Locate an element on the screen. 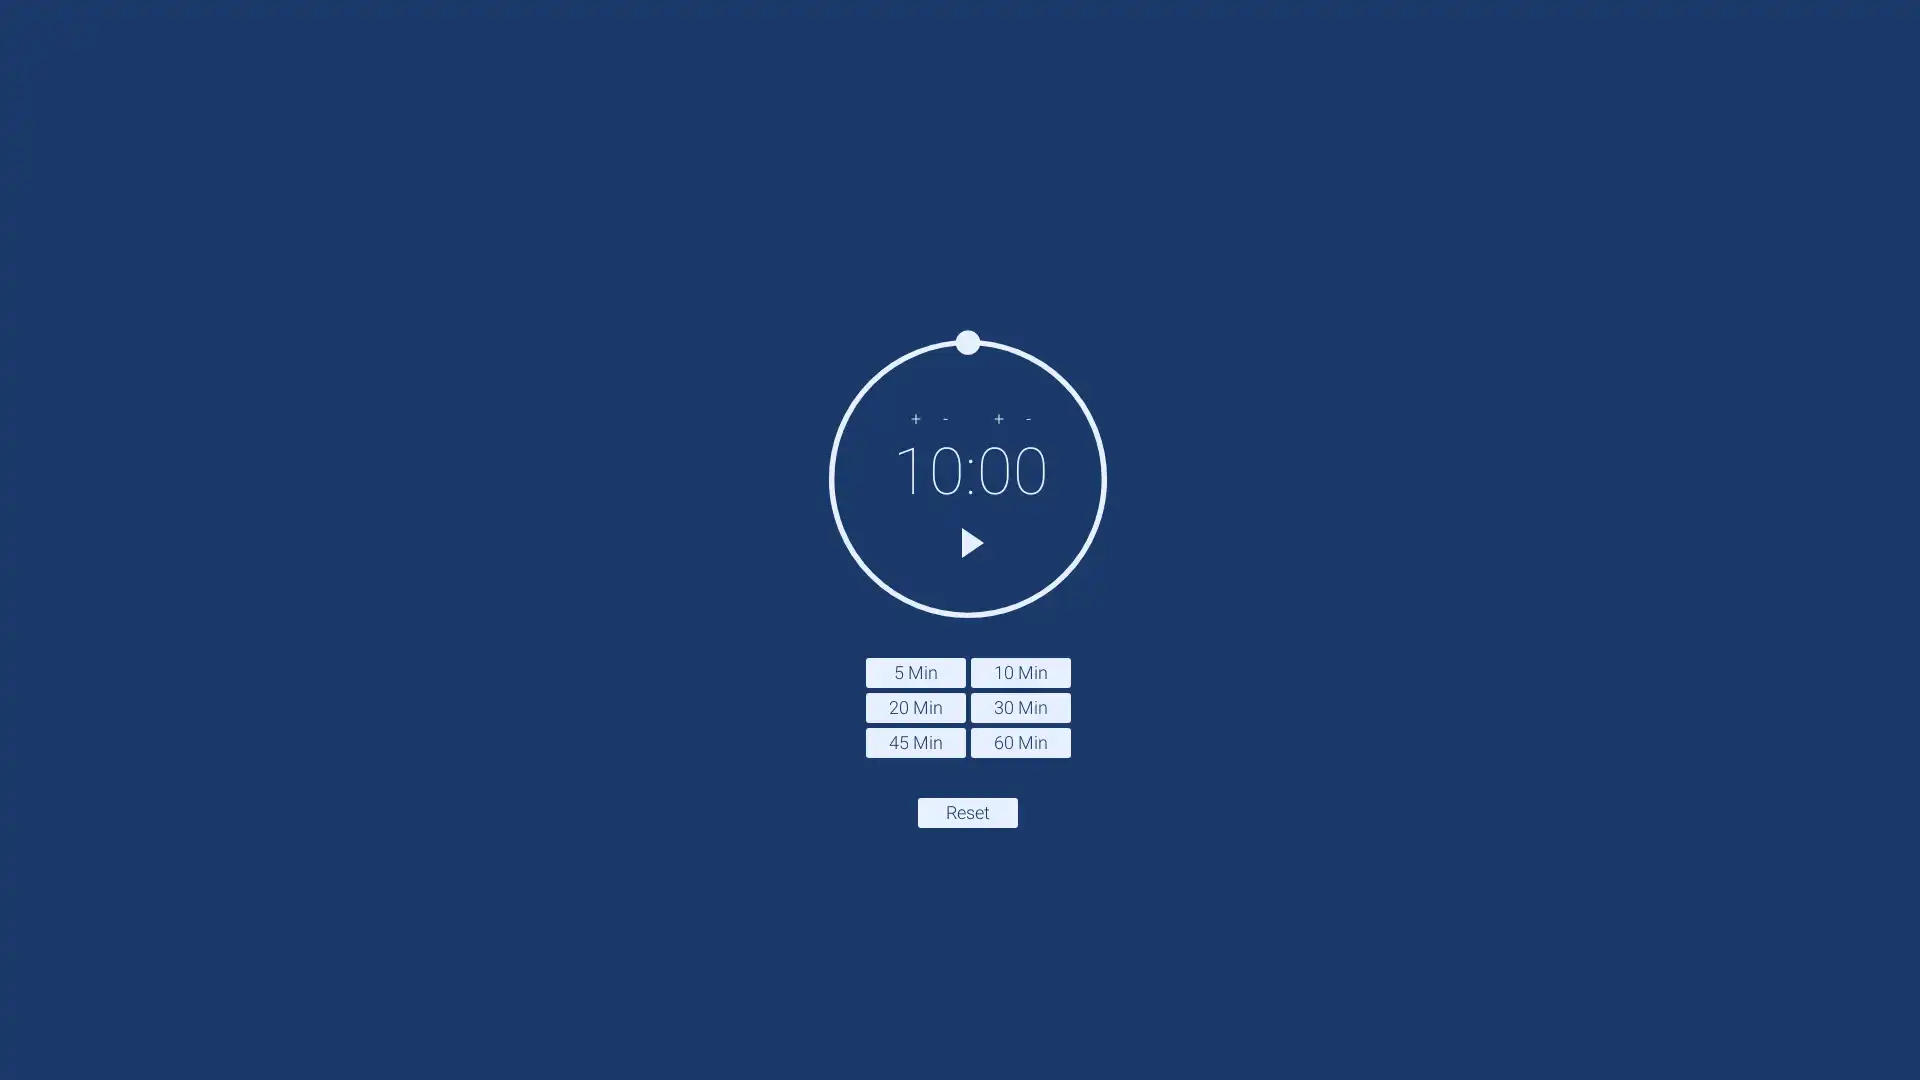 Image resolution: width=1920 pixels, height=1080 pixels. 60 Min is located at coordinates (1019, 741).